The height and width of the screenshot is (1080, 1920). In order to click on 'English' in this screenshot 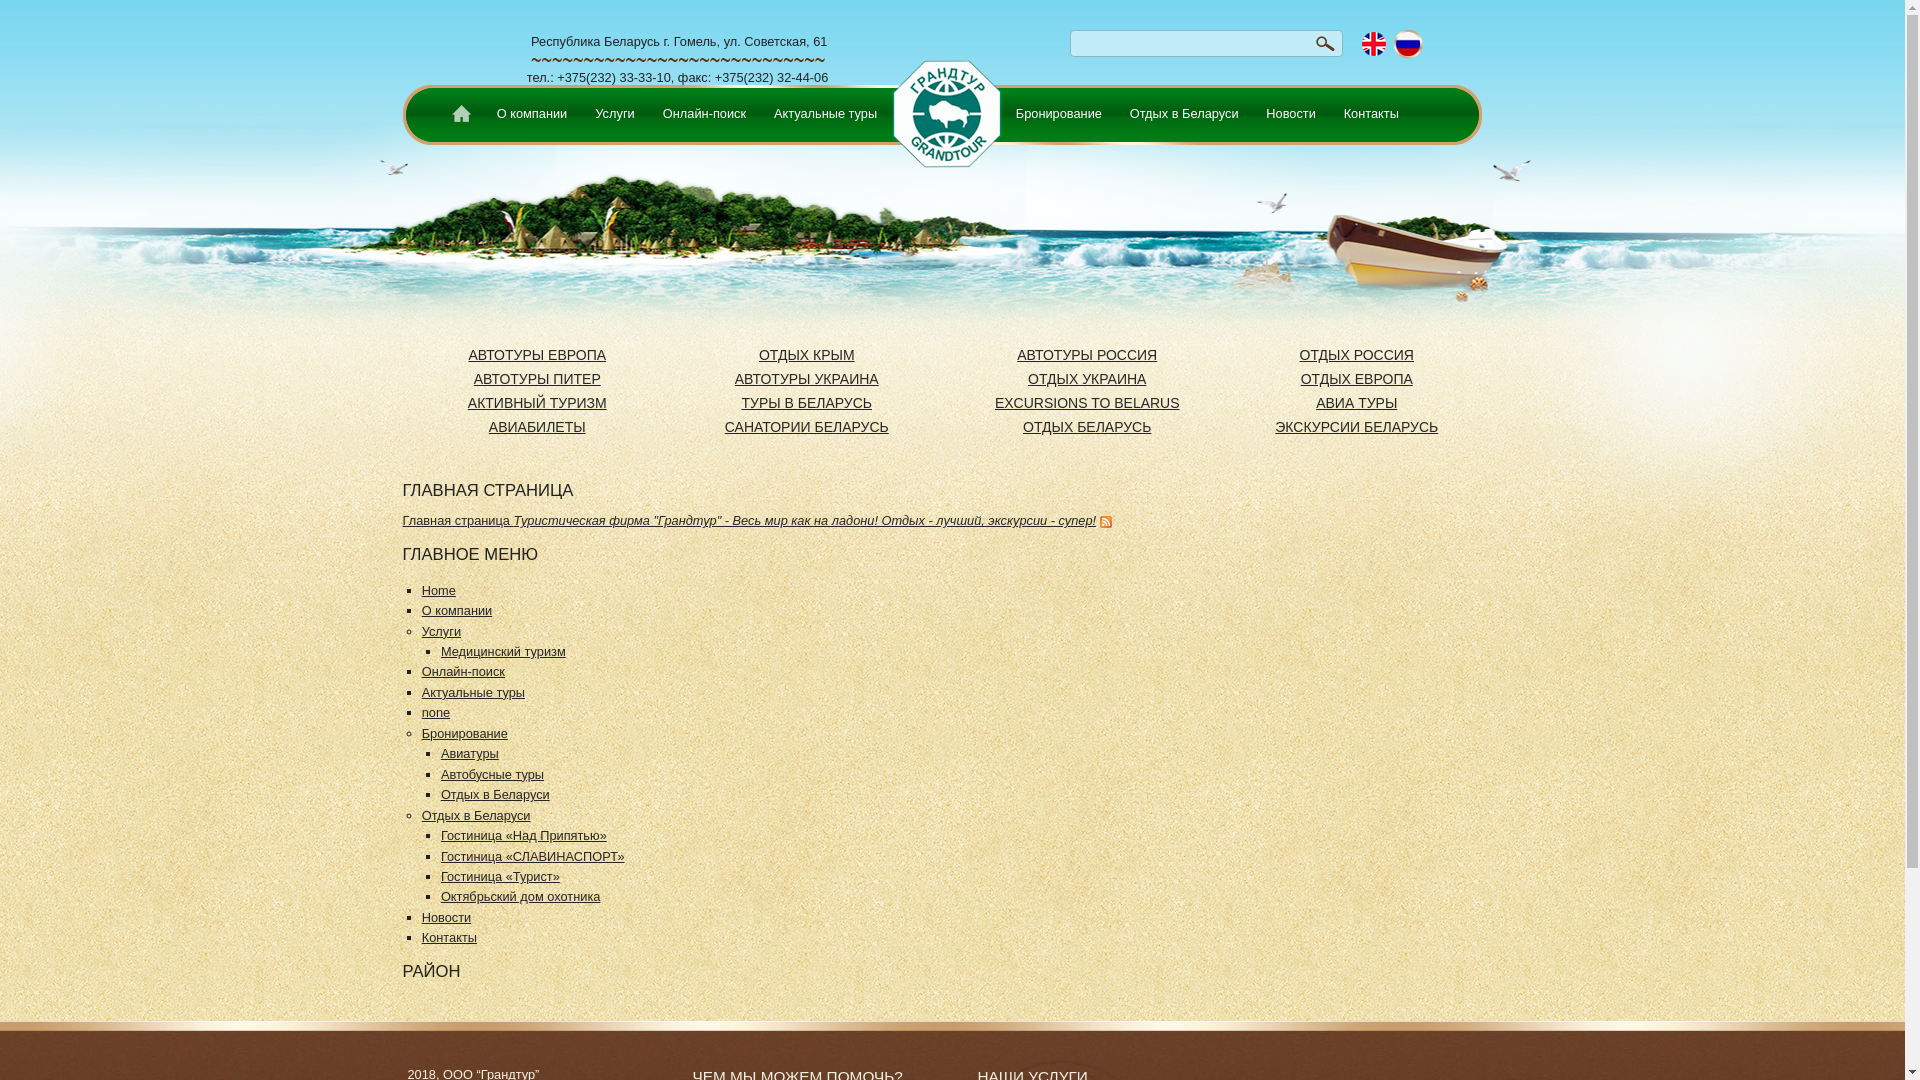, I will do `click(1373, 44)`.